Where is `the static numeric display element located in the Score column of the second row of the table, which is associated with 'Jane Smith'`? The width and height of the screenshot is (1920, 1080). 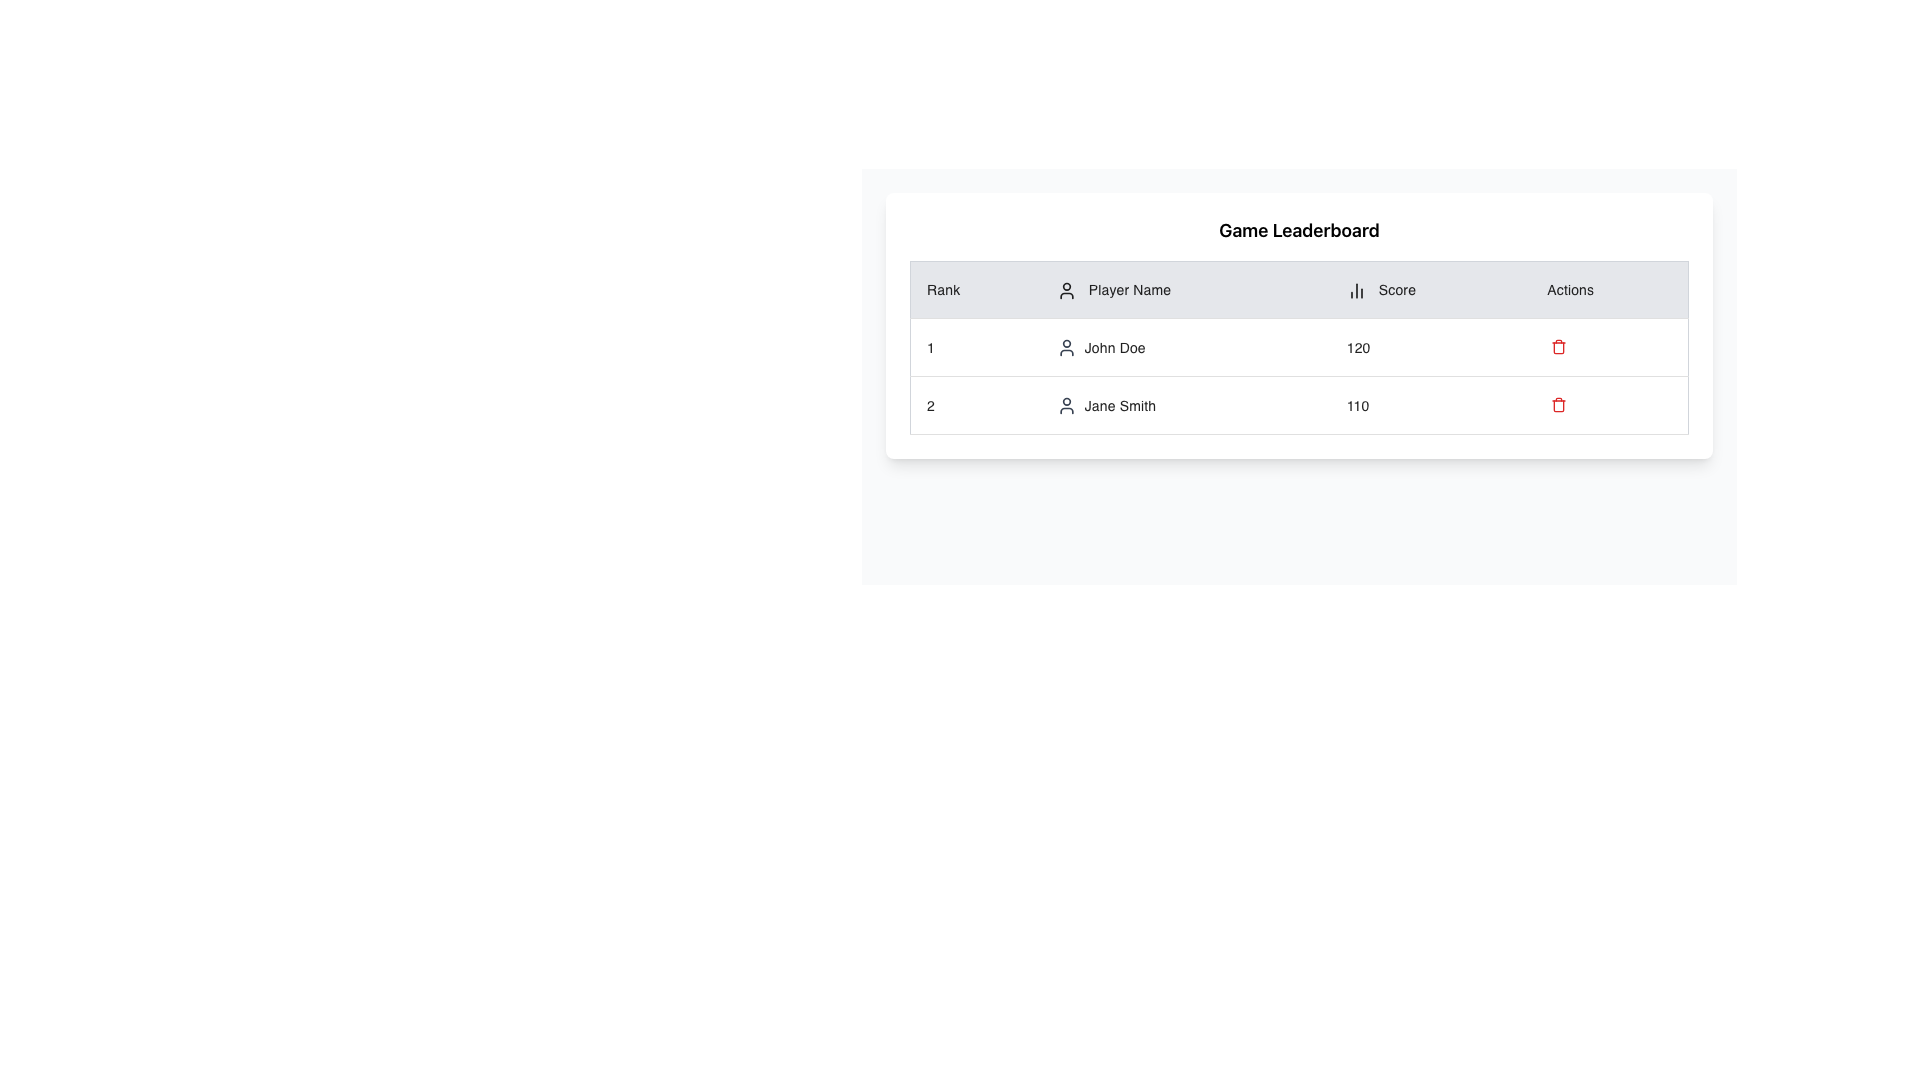 the static numeric display element located in the Score column of the second row of the table, which is associated with 'Jane Smith' is located at coordinates (1429, 405).